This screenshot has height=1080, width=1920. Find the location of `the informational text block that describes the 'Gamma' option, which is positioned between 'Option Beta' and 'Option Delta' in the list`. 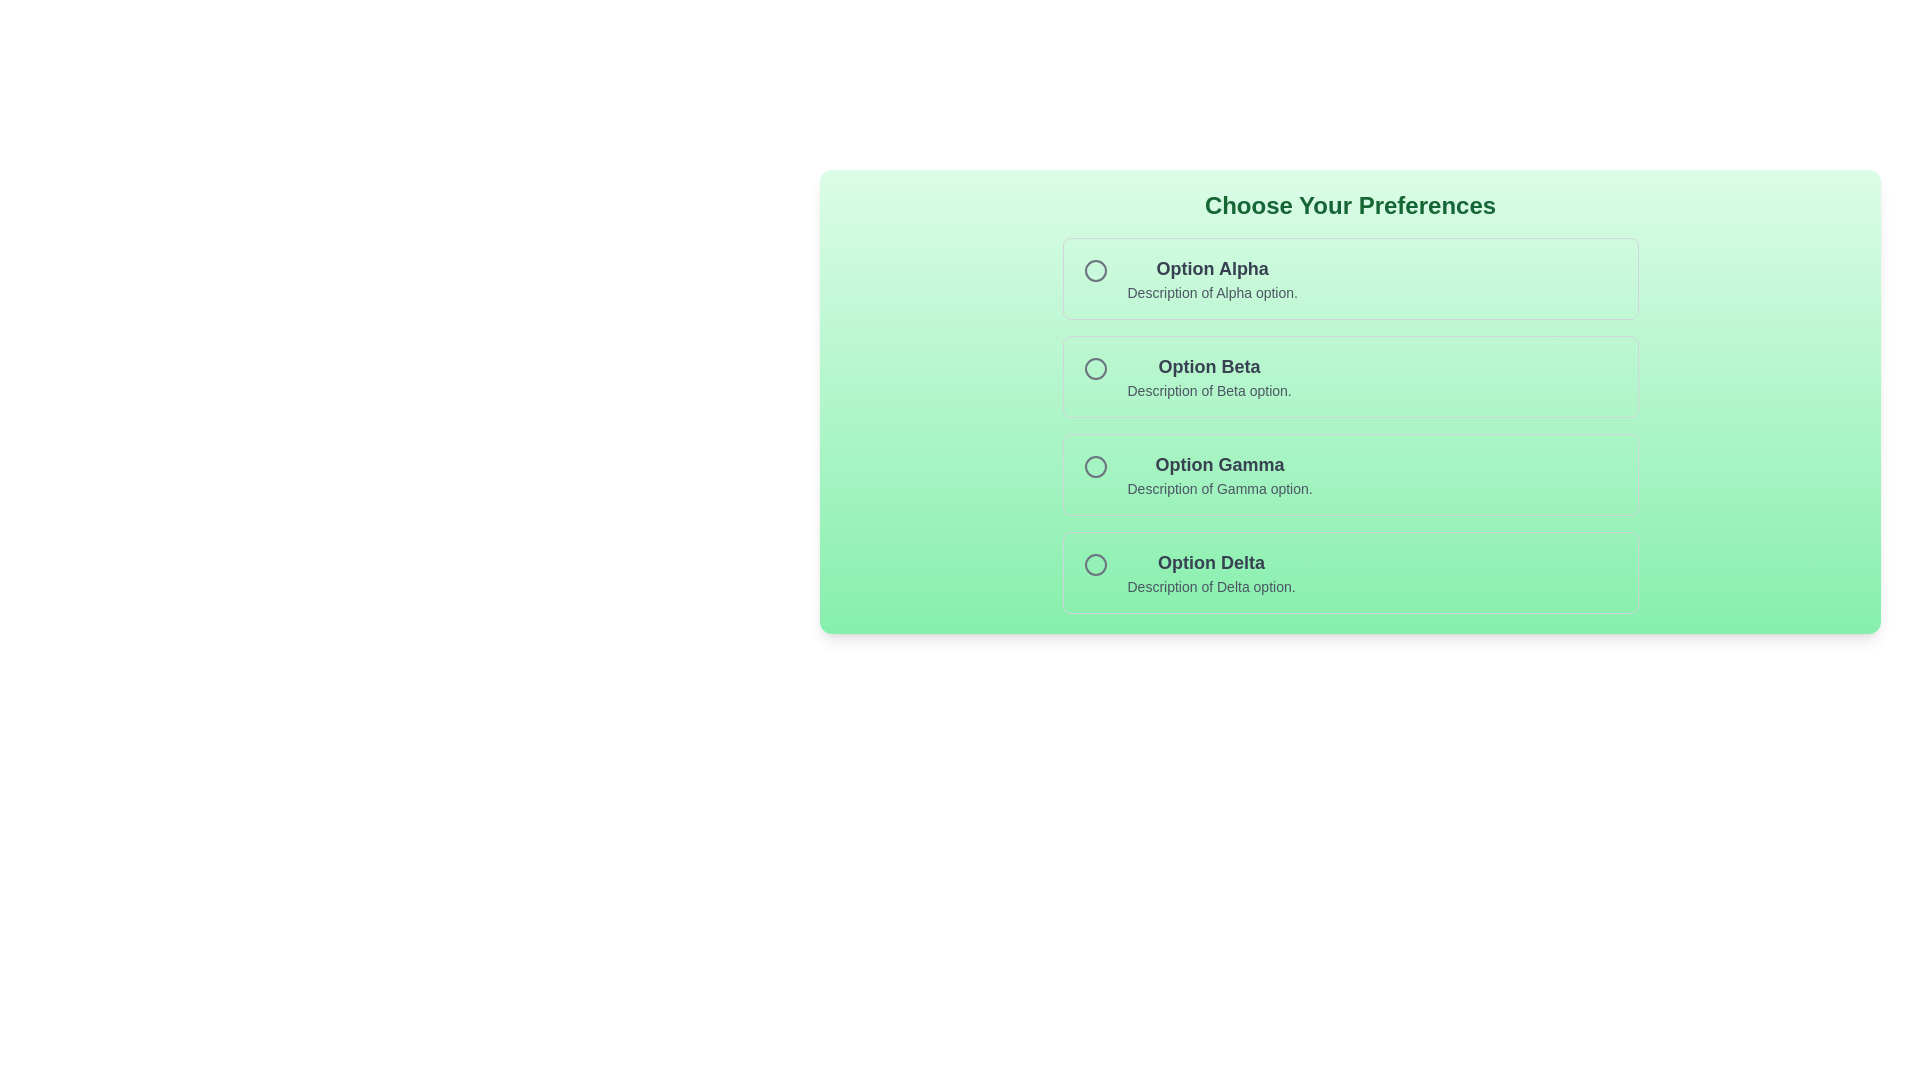

the informational text block that describes the 'Gamma' option, which is positioned between 'Option Beta' and 'Option Delta' in the list is located at coordinates (1219, 474).